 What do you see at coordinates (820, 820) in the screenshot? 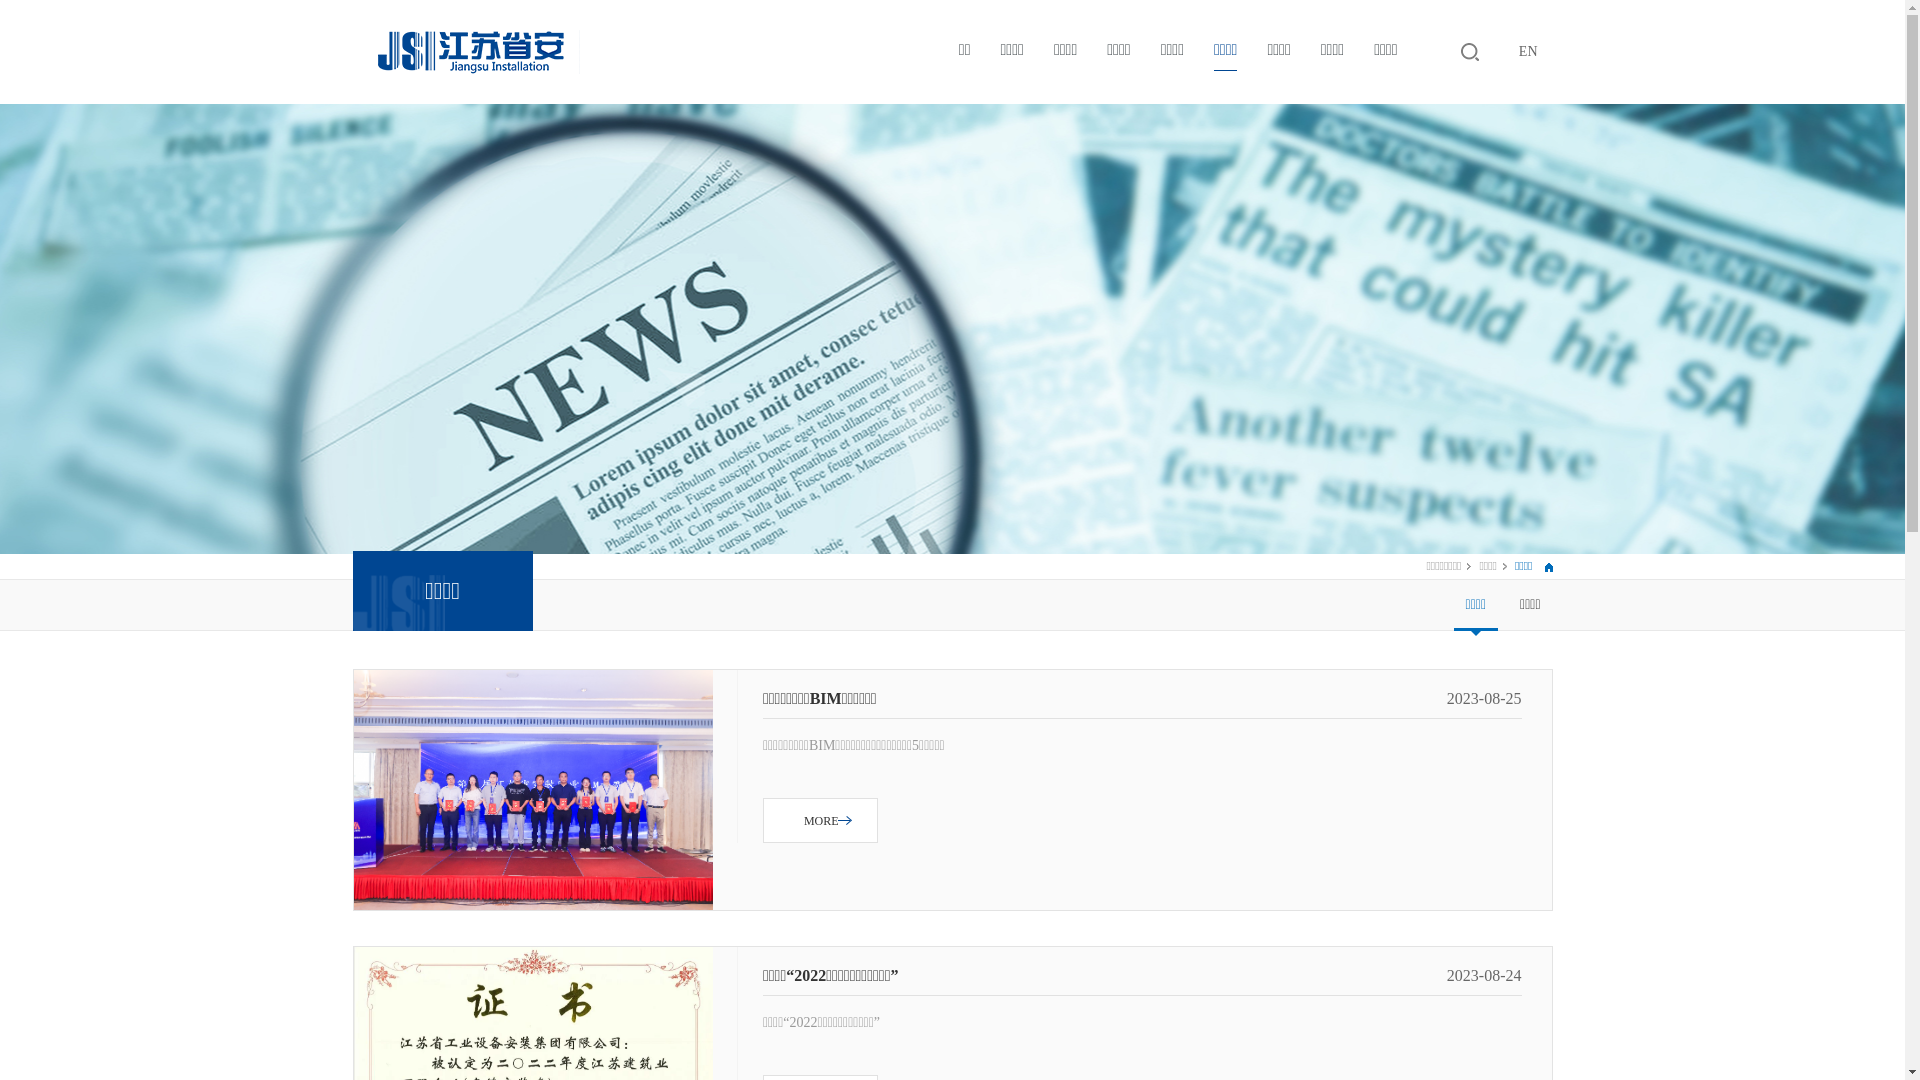
I see `'MORE'` at bounding box center [820, 820].